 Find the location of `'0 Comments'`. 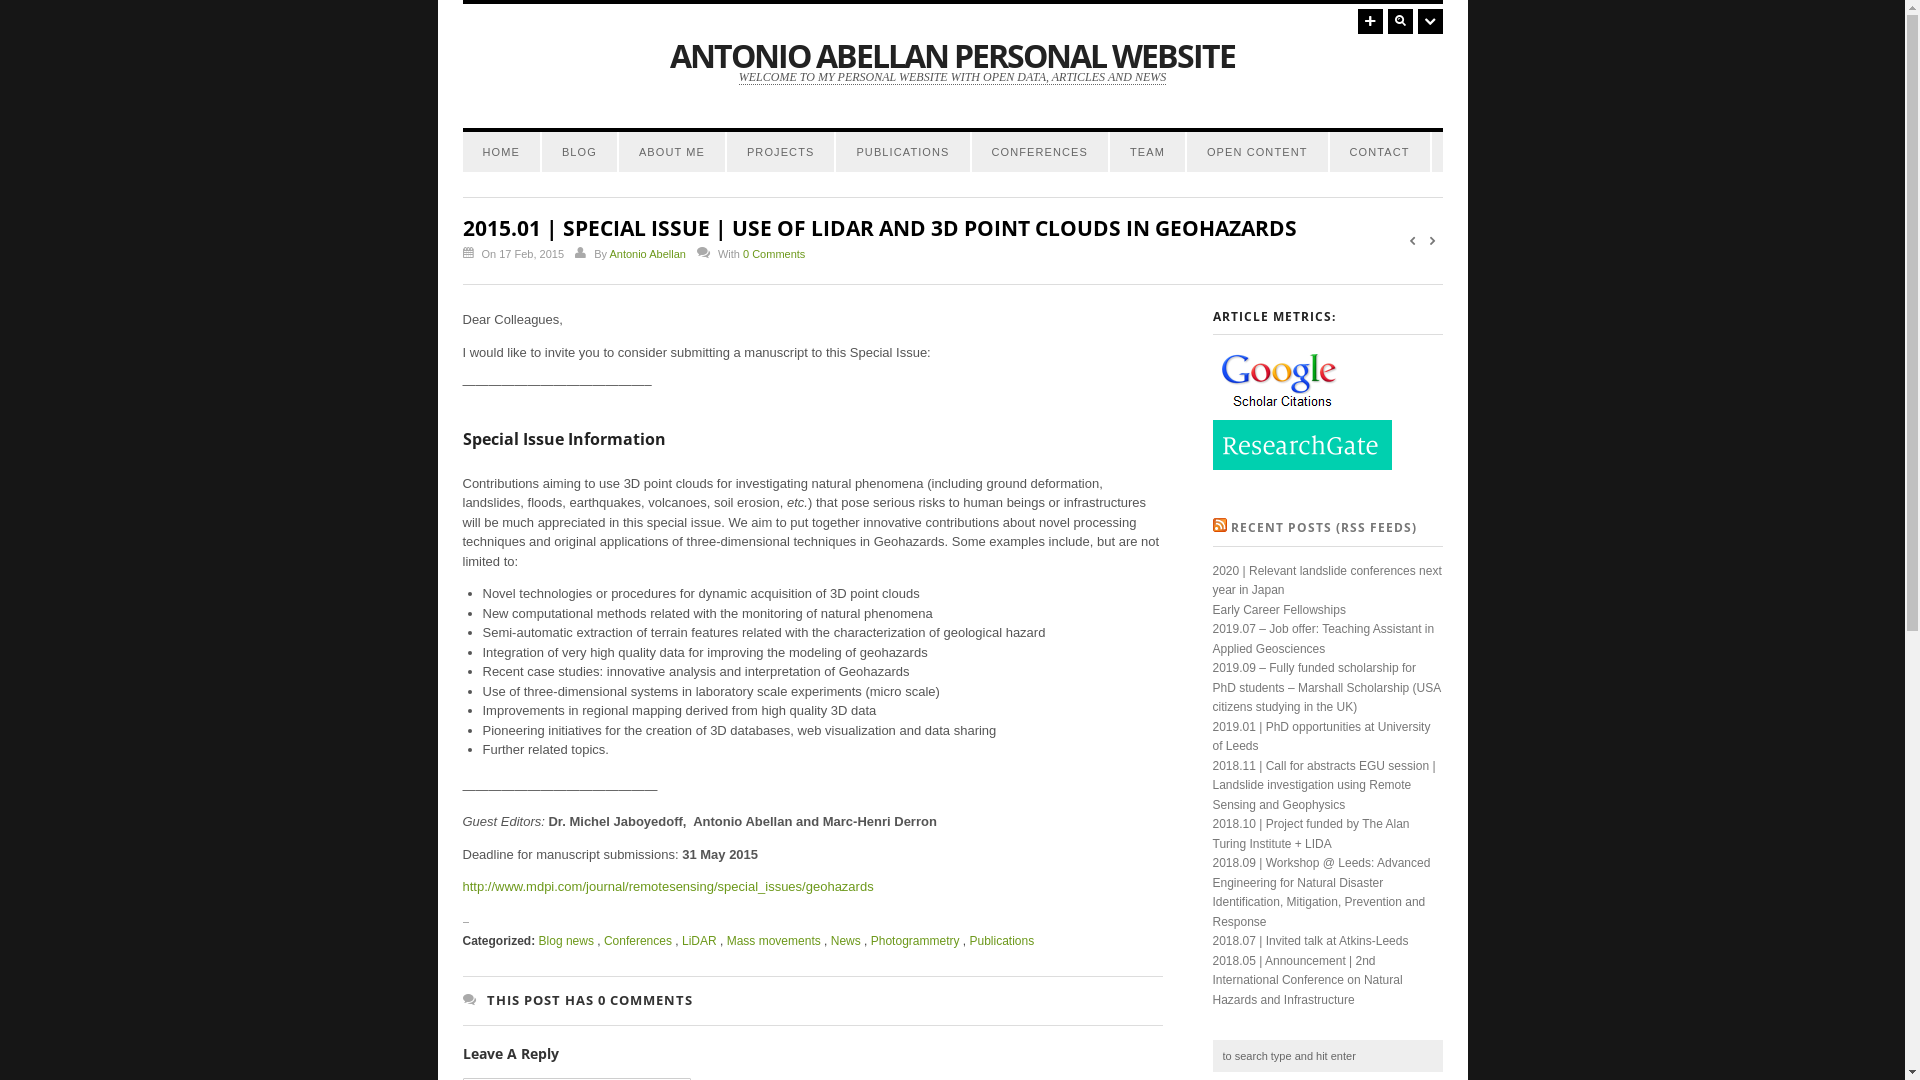

'0 Comments' is located at coordinates (772, 253).